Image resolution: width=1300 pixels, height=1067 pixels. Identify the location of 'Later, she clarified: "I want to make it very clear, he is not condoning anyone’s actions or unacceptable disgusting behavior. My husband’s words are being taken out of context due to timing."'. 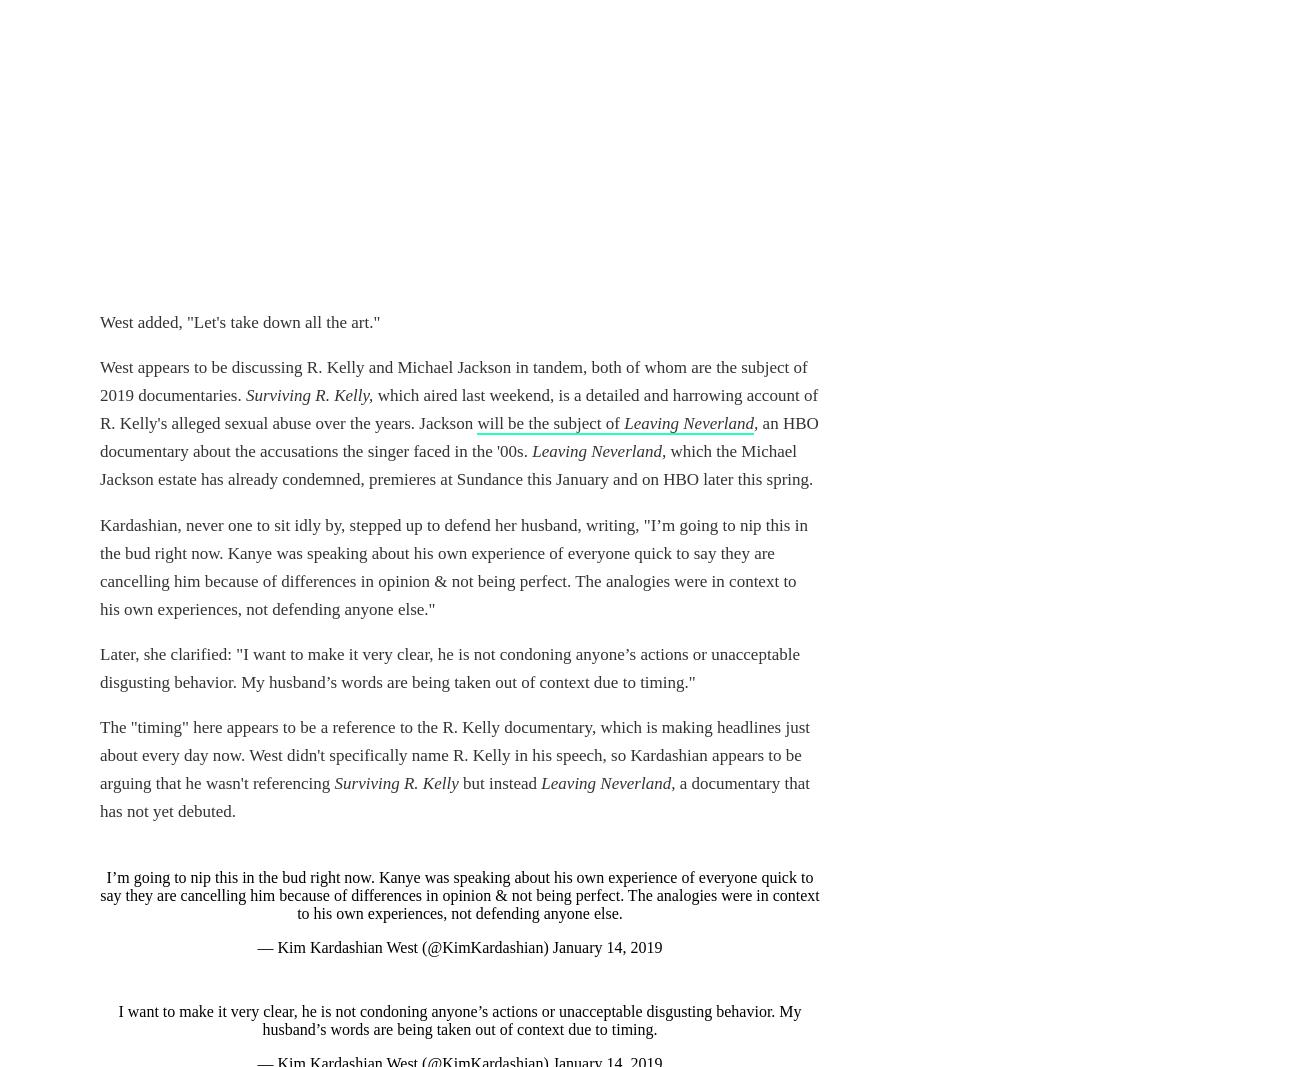
(448, 667).